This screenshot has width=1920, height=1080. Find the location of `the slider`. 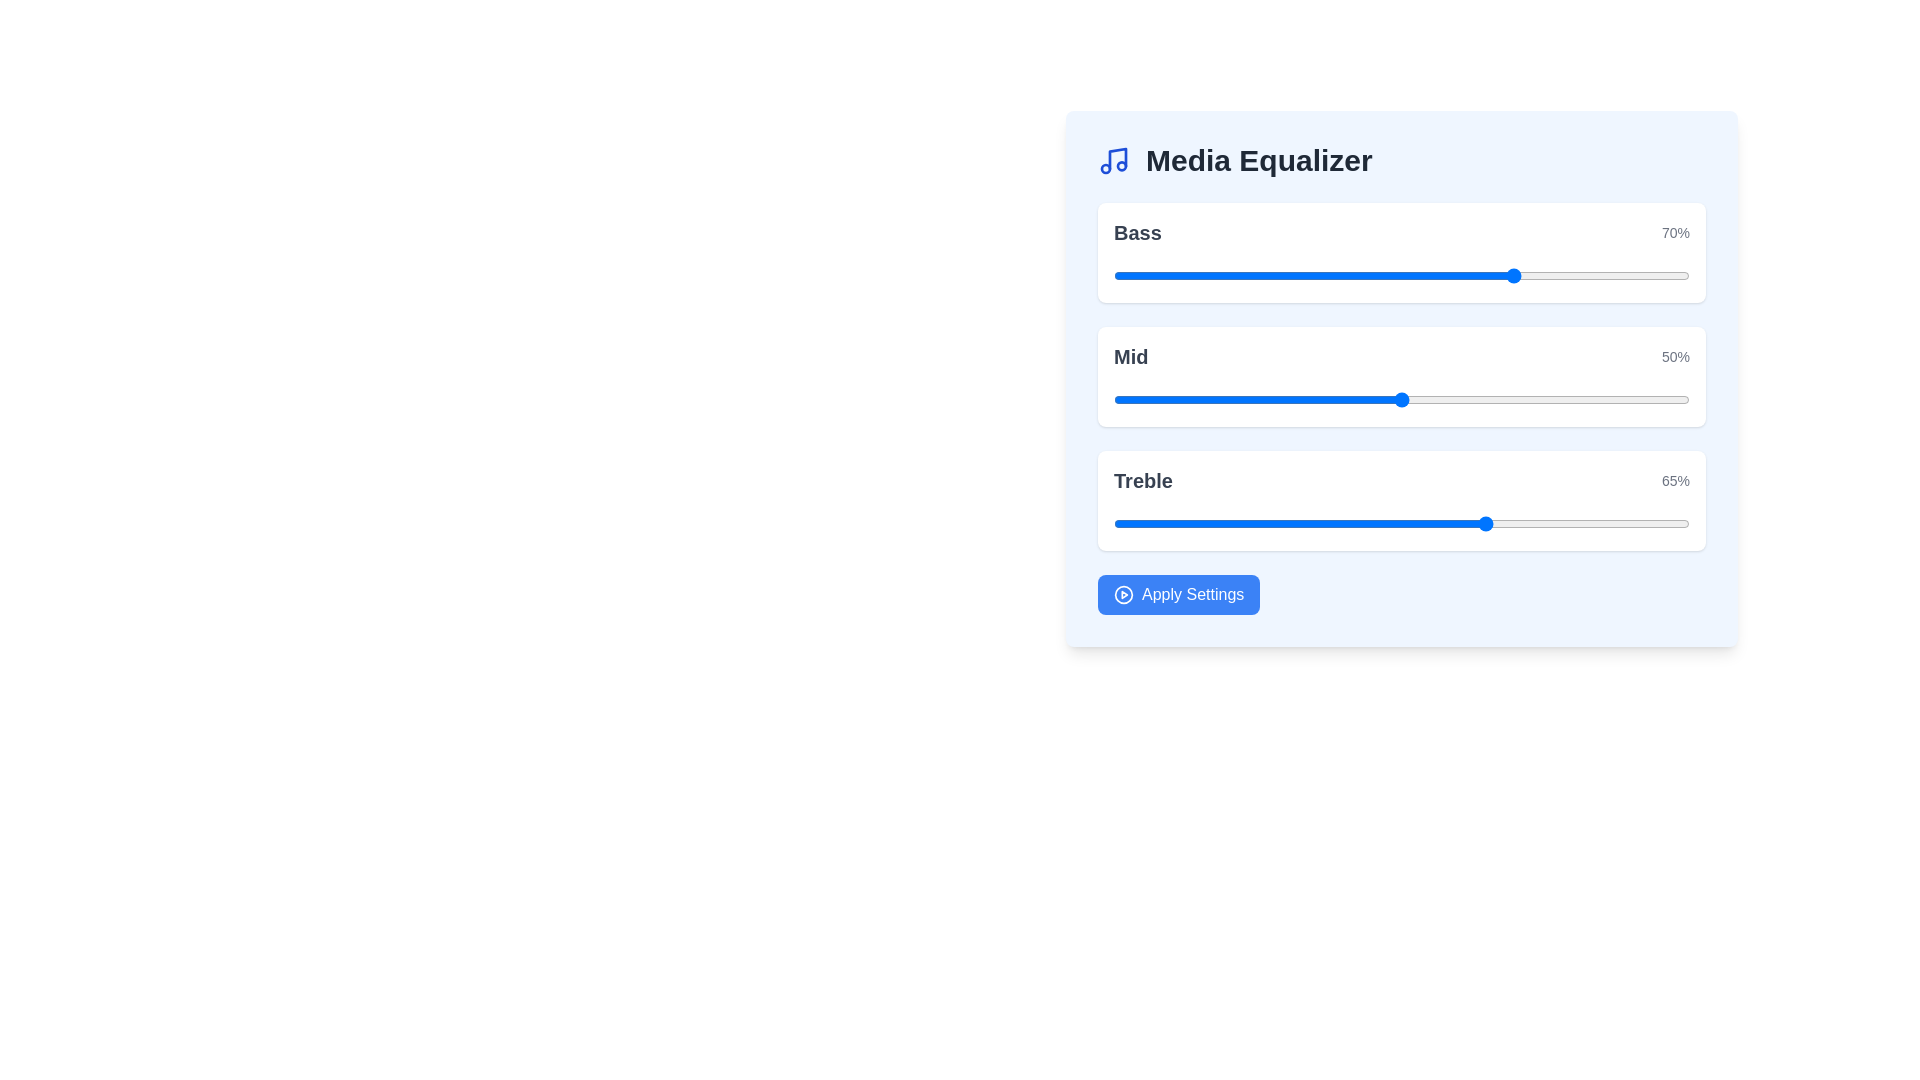

the slider is located at coordinates (1400, 400).